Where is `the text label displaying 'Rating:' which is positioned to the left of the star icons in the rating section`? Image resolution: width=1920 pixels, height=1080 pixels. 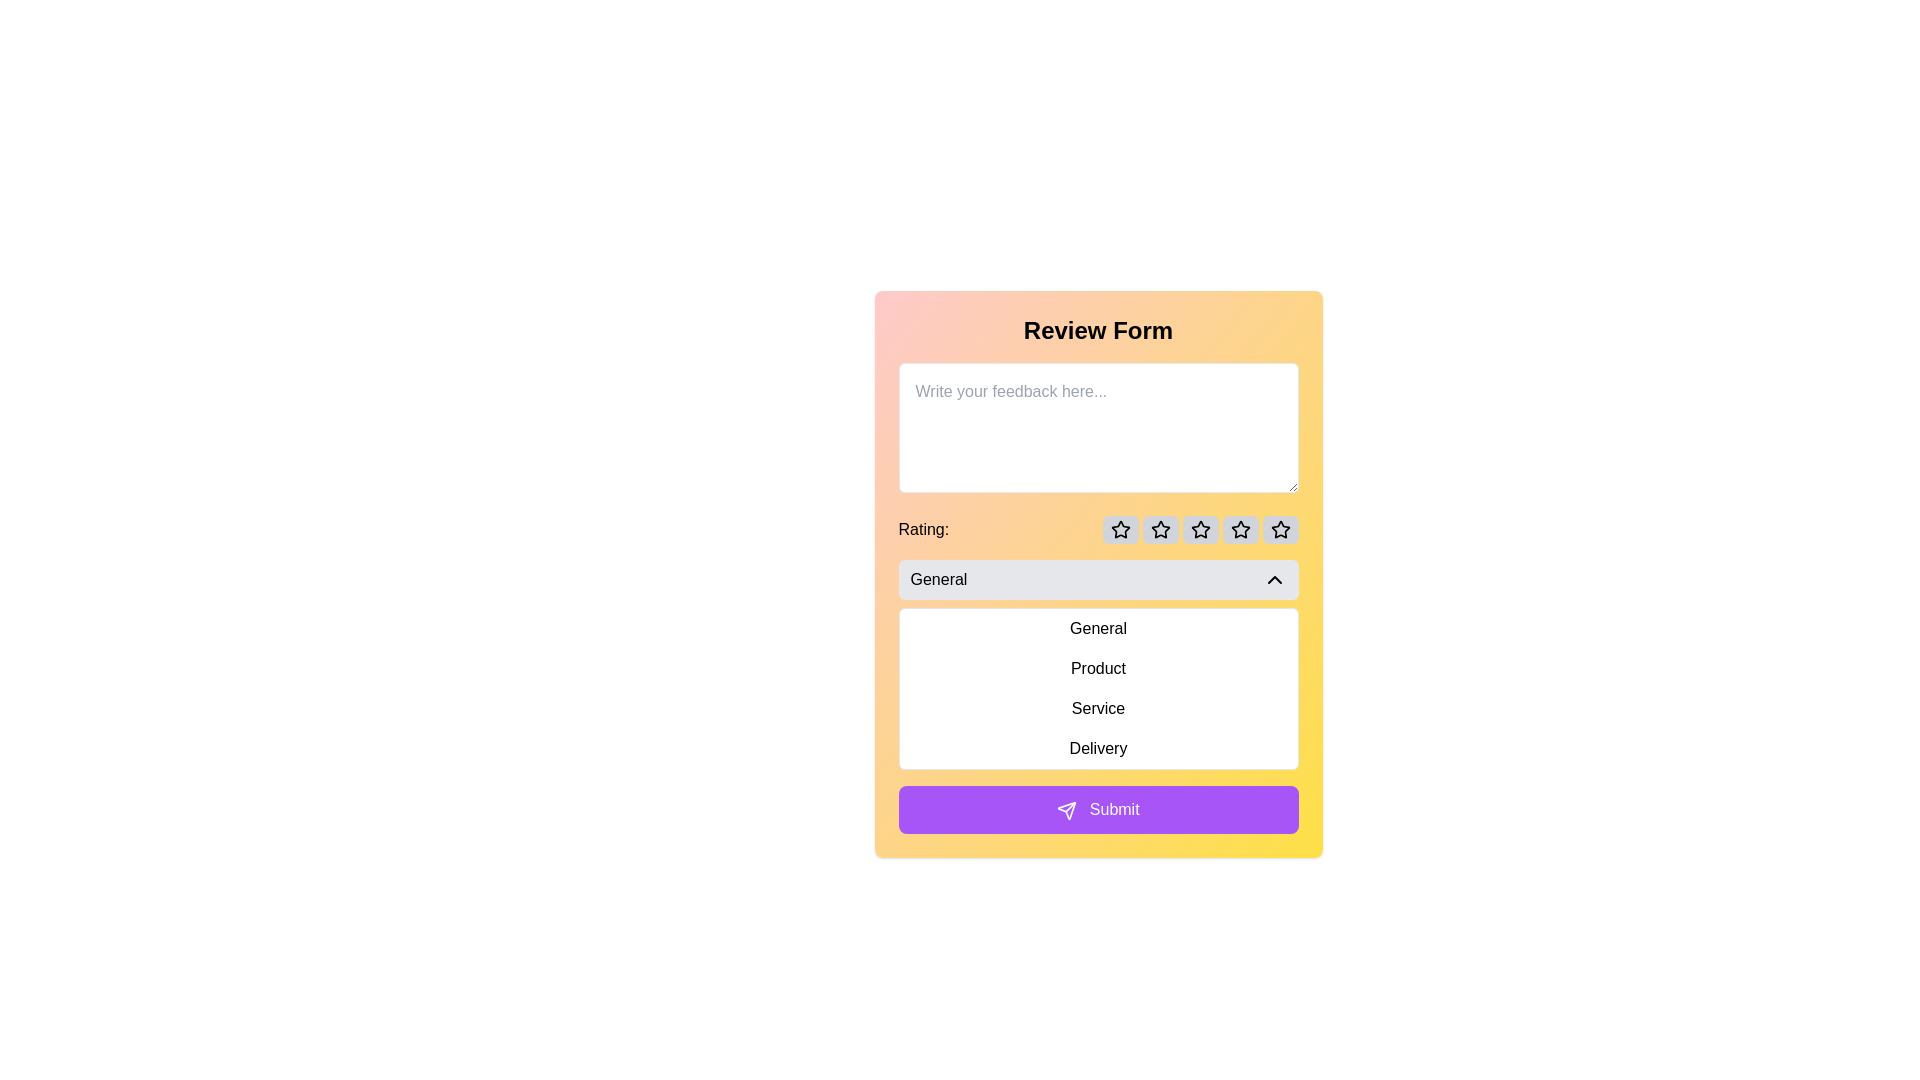 the text label displaying 'Rating:' which is positioned to the left of the star icons in the rating section is located at coordinates (922, 528).